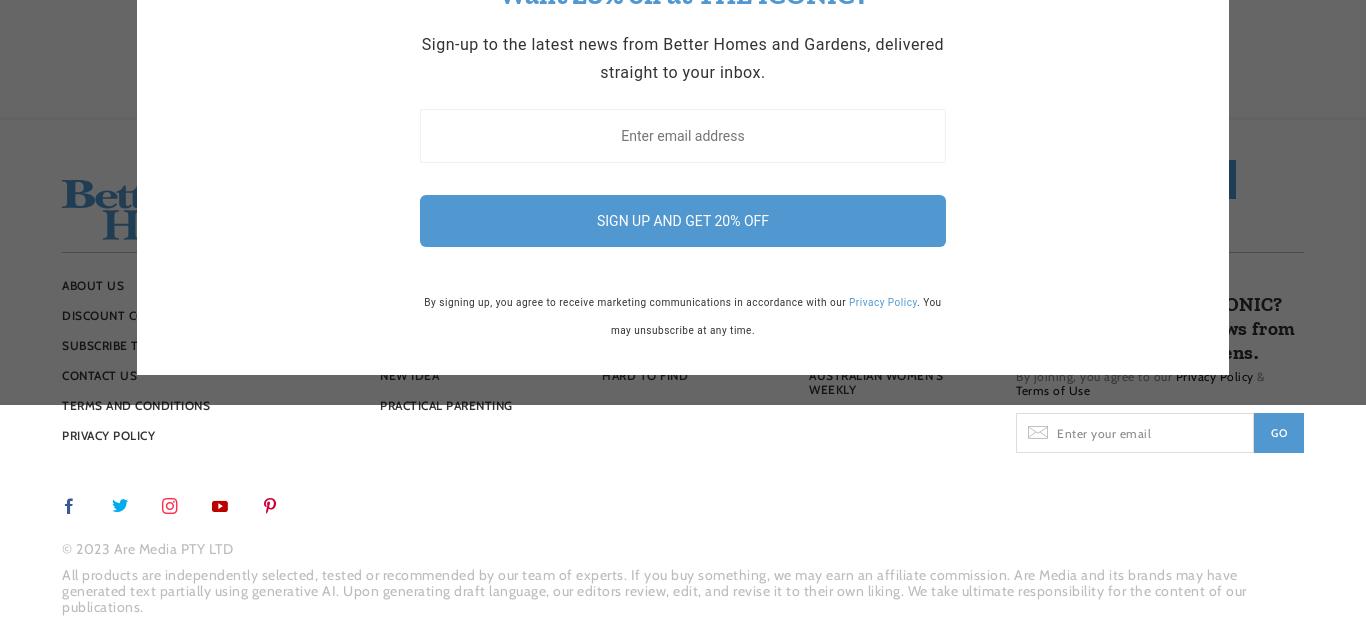 The image size is (1366, 625). What do you see at coordinates (875, 381) in the screenshot?
I see `'Australian Women's Weekly'` at bounding box center [875, 381].